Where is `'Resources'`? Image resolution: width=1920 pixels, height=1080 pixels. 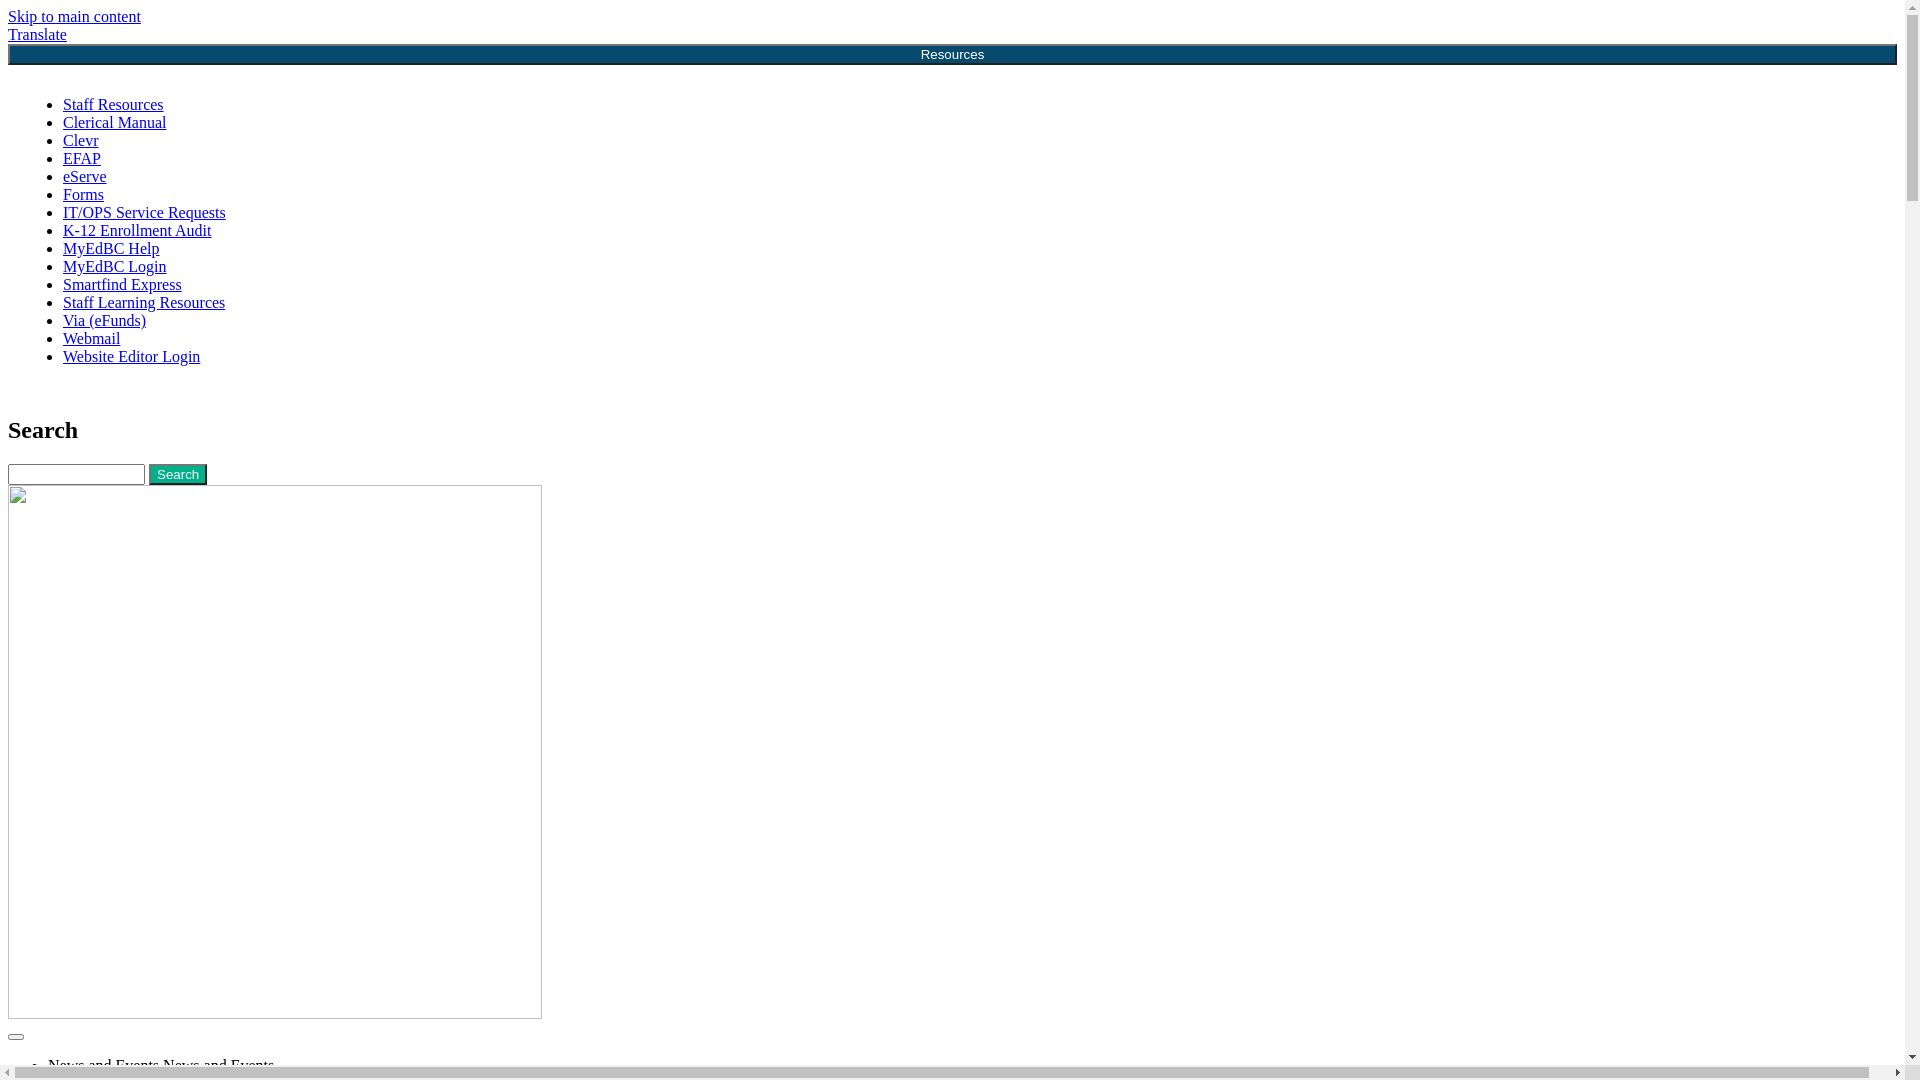
'Resources' is located at coordinates (951, 53).